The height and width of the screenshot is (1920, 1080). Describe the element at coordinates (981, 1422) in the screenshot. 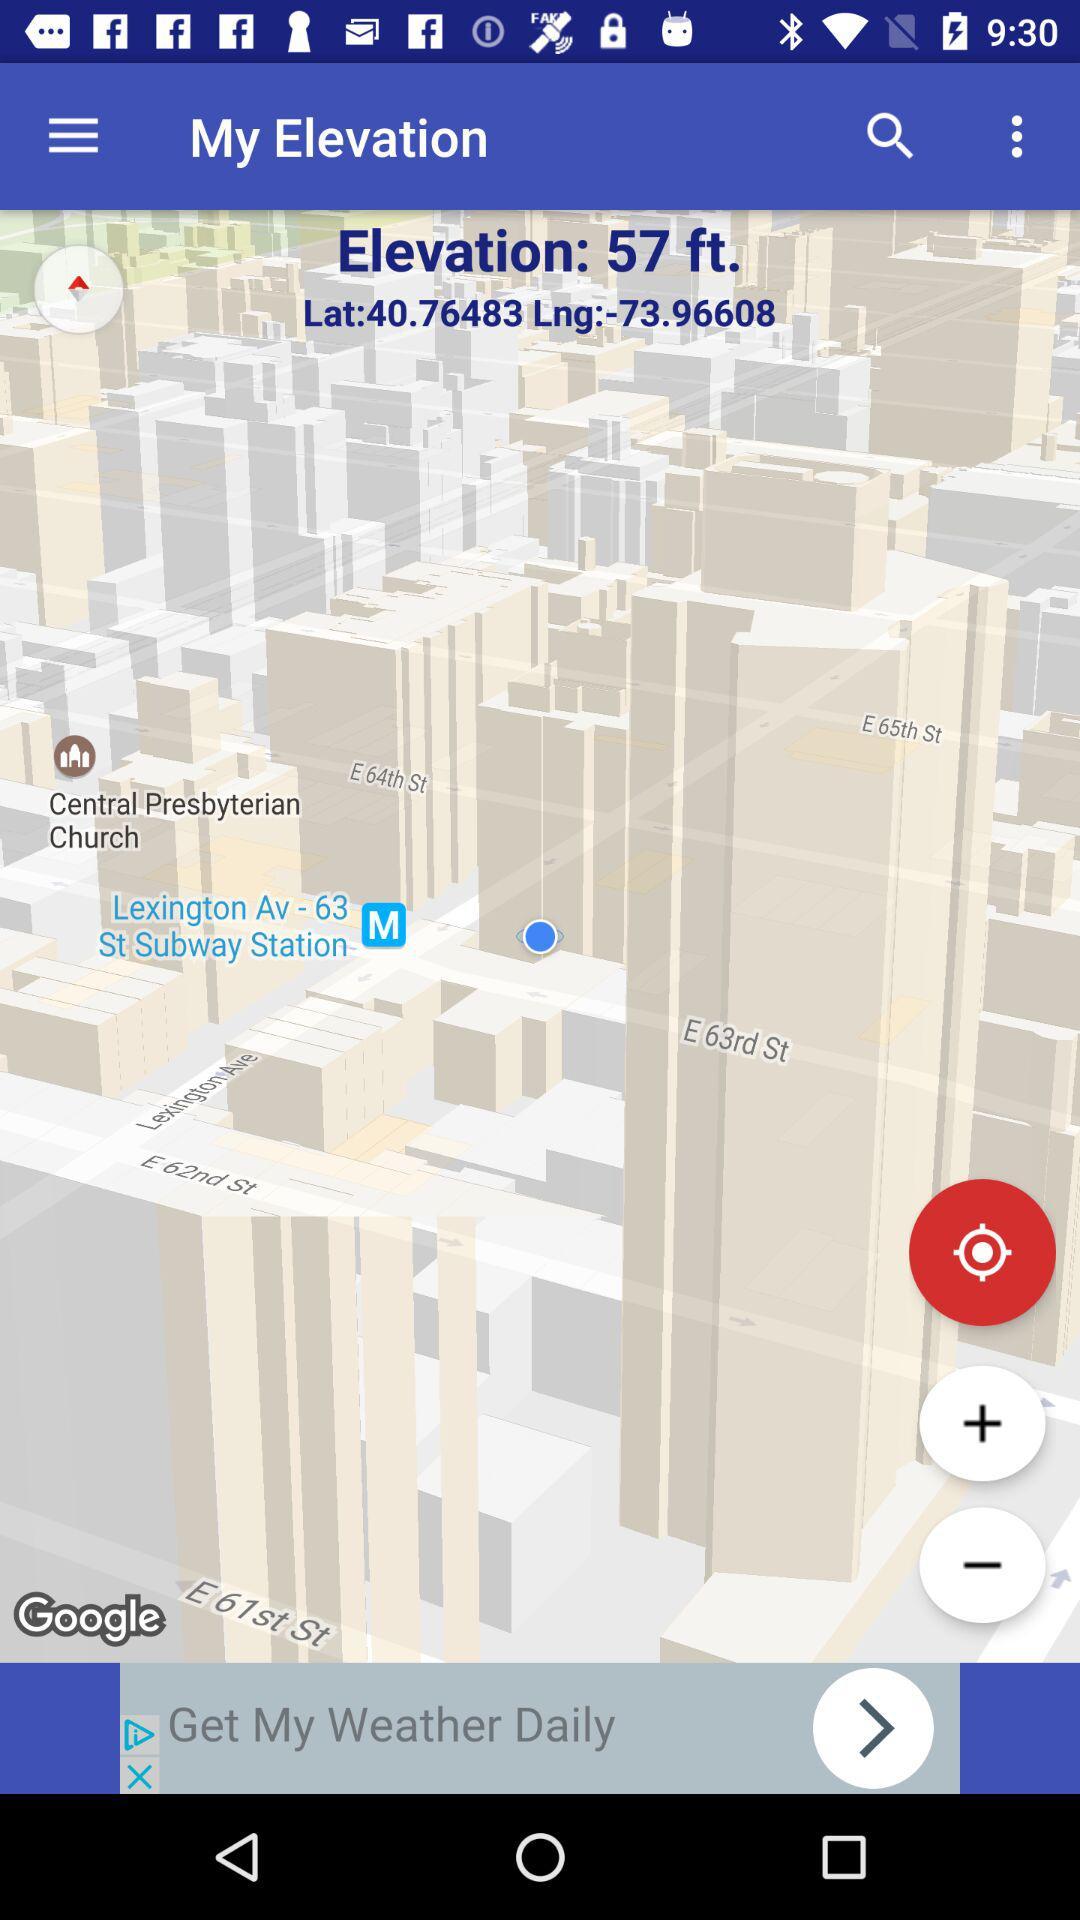

I see `the add icon` at that location.